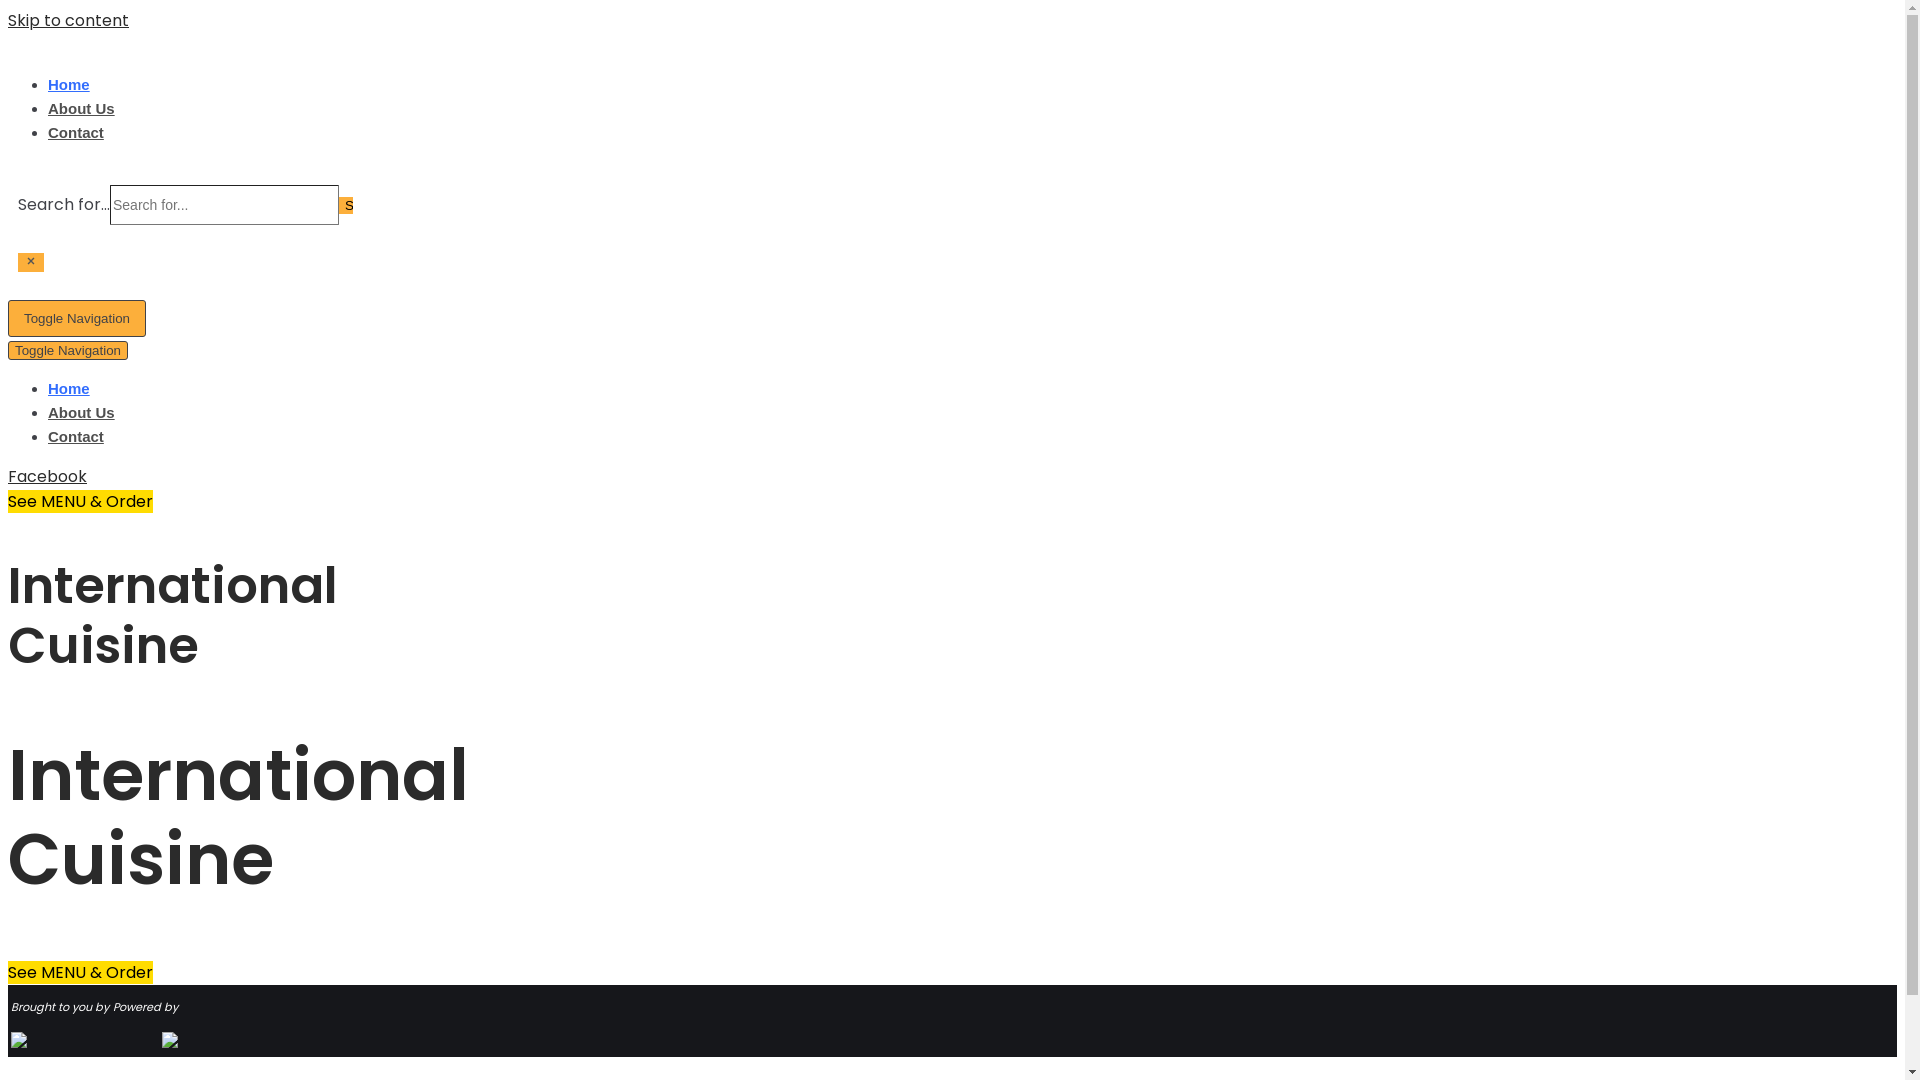  Describe the element at coordinates (76, 132) in the screenshot. I see `'Contact'` at that location.